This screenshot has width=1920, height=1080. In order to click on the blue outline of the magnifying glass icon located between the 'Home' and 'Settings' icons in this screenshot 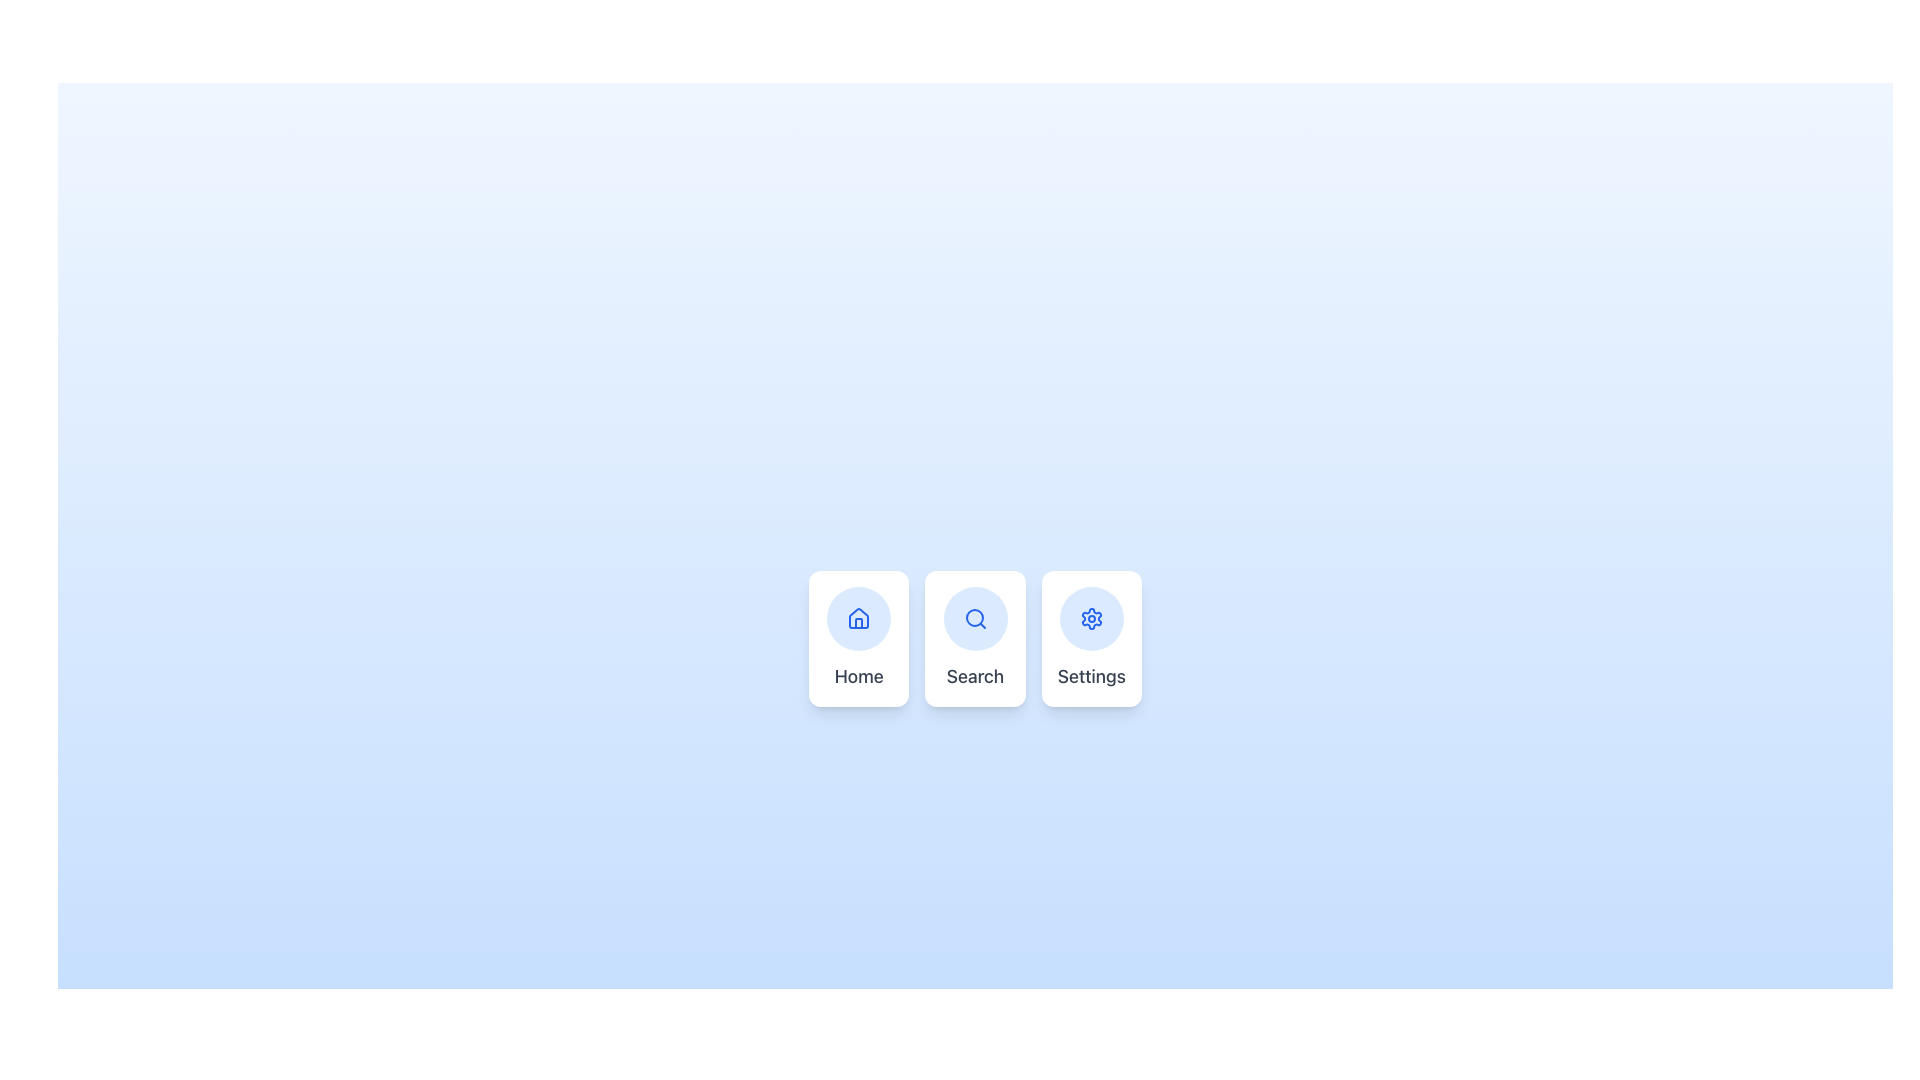, I will do `click(975, 617)`.